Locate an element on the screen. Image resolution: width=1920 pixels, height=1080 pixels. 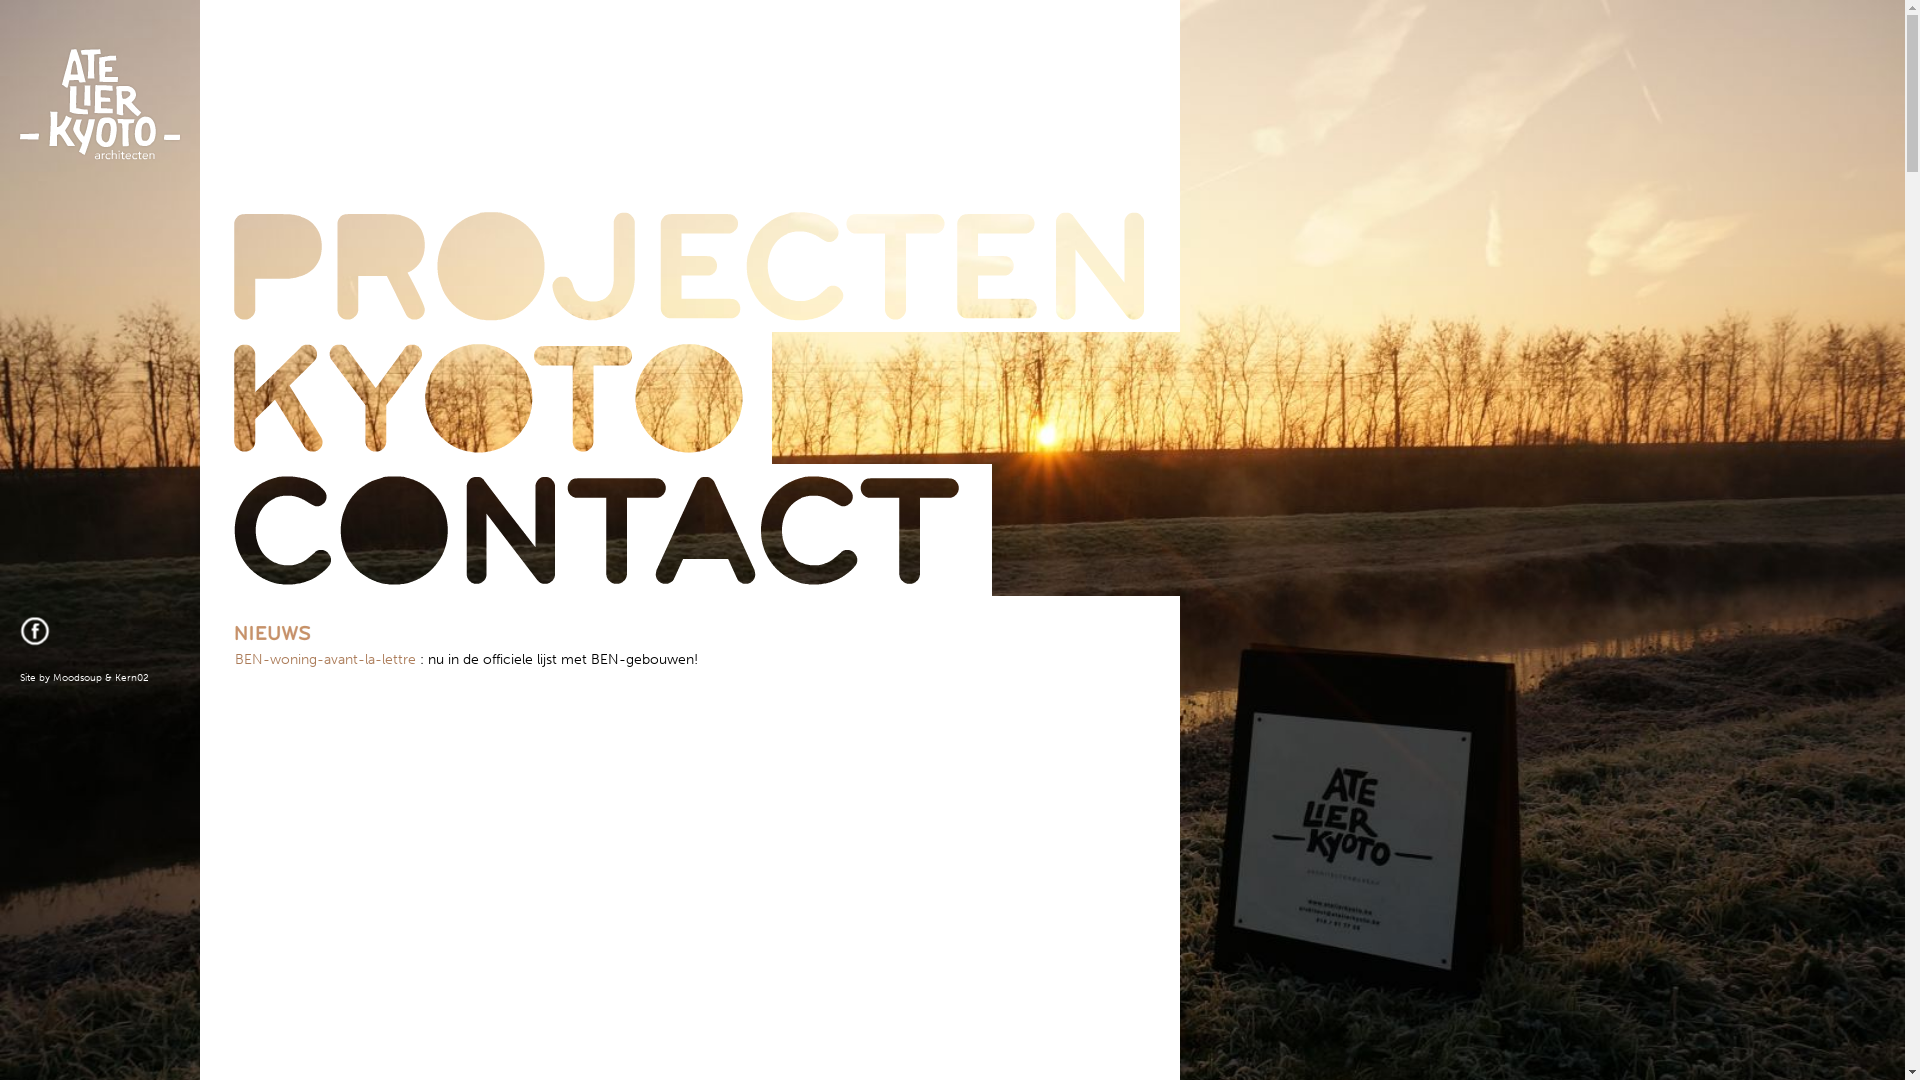
'BEN-woning-avant-la-lettre' is located at coordinates (325, 659).